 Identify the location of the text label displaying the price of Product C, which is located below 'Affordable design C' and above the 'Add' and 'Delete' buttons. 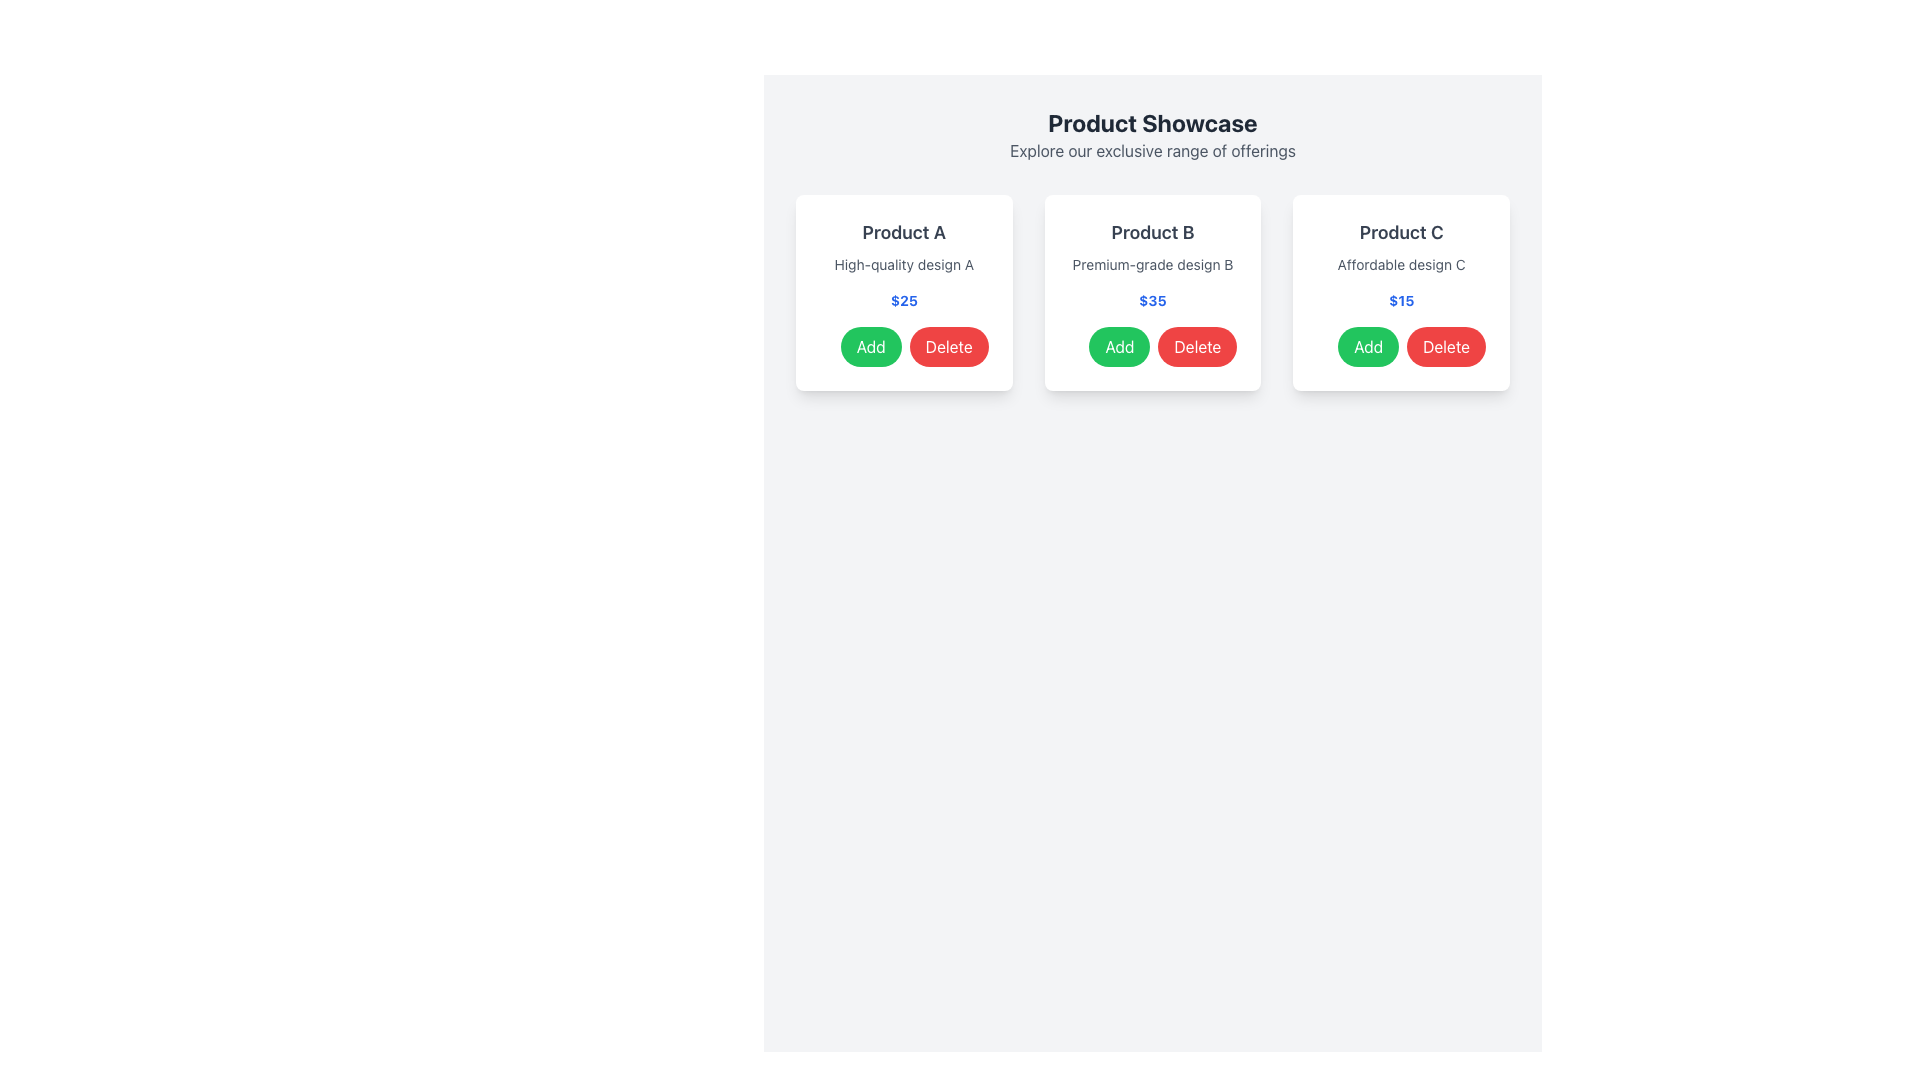
(1400, 300).